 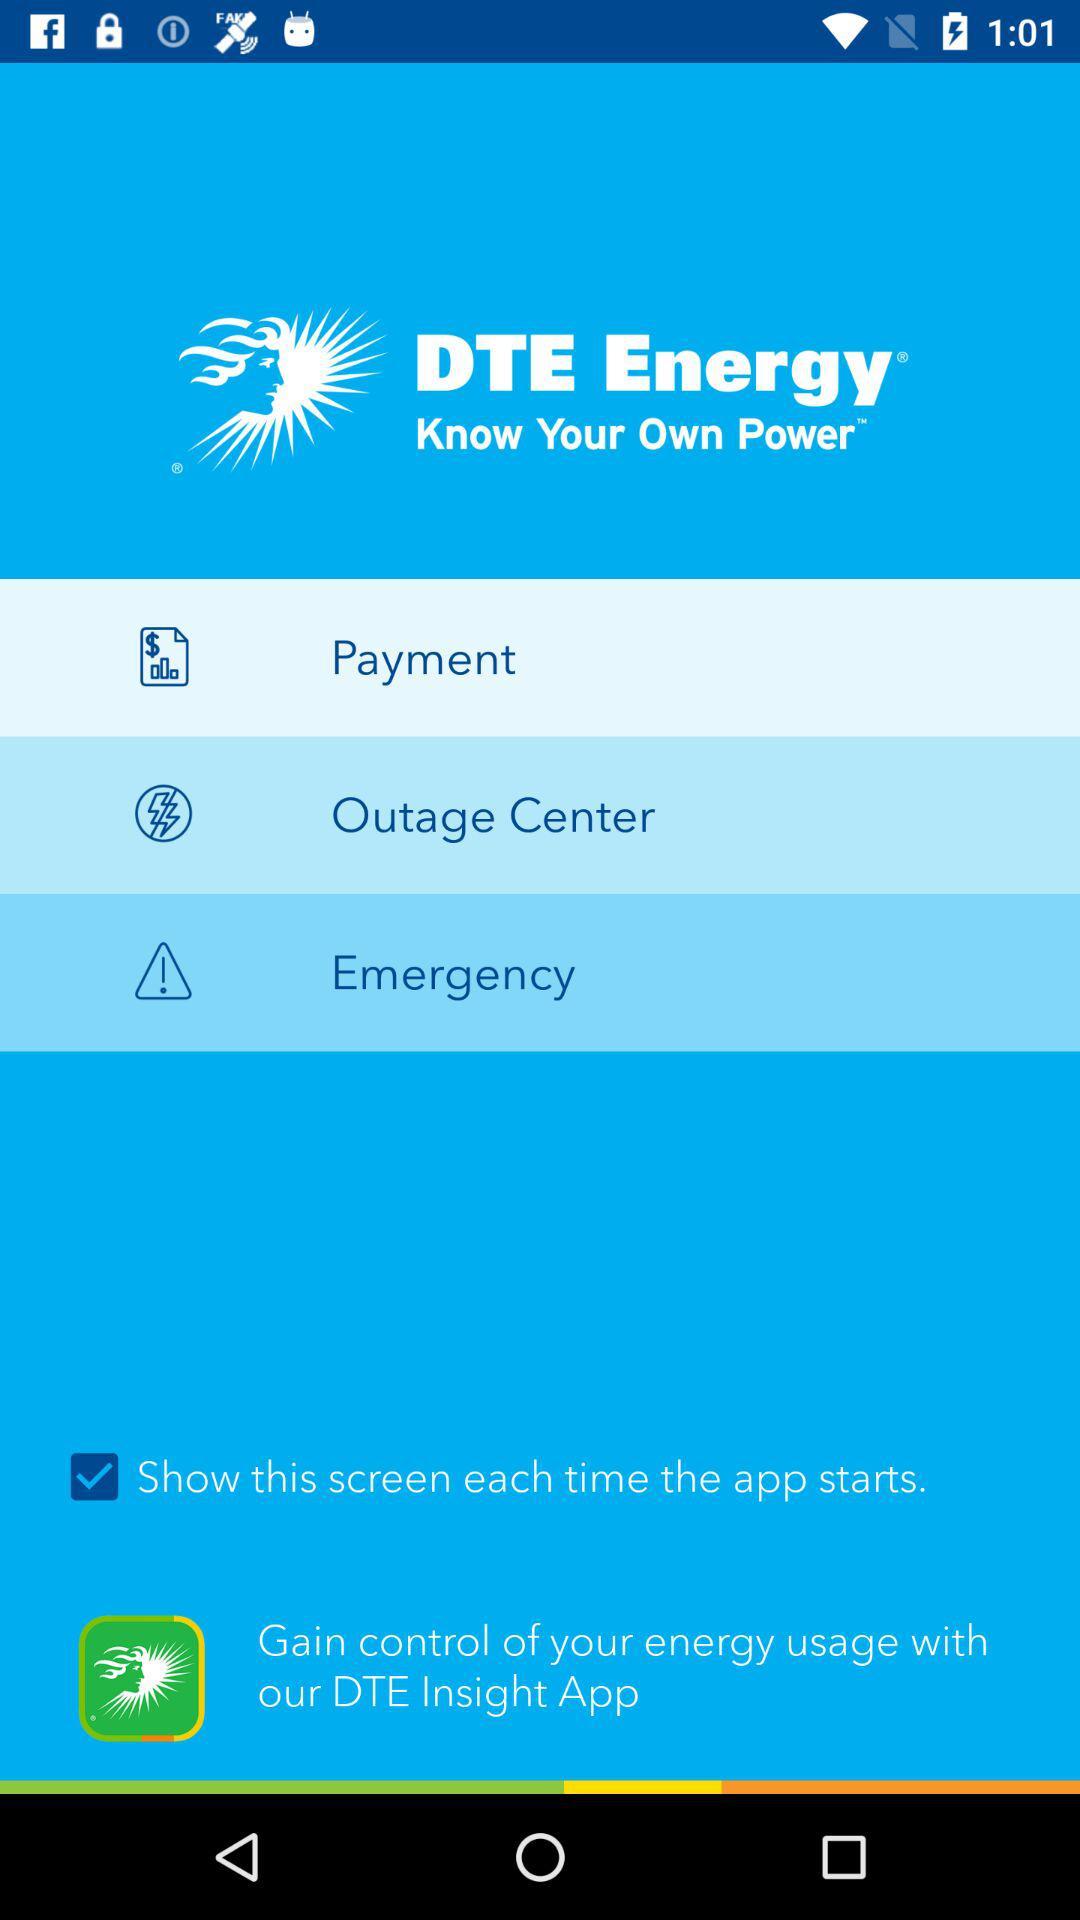 I want to click on the gain control of item, so click(x=540, y=1690).